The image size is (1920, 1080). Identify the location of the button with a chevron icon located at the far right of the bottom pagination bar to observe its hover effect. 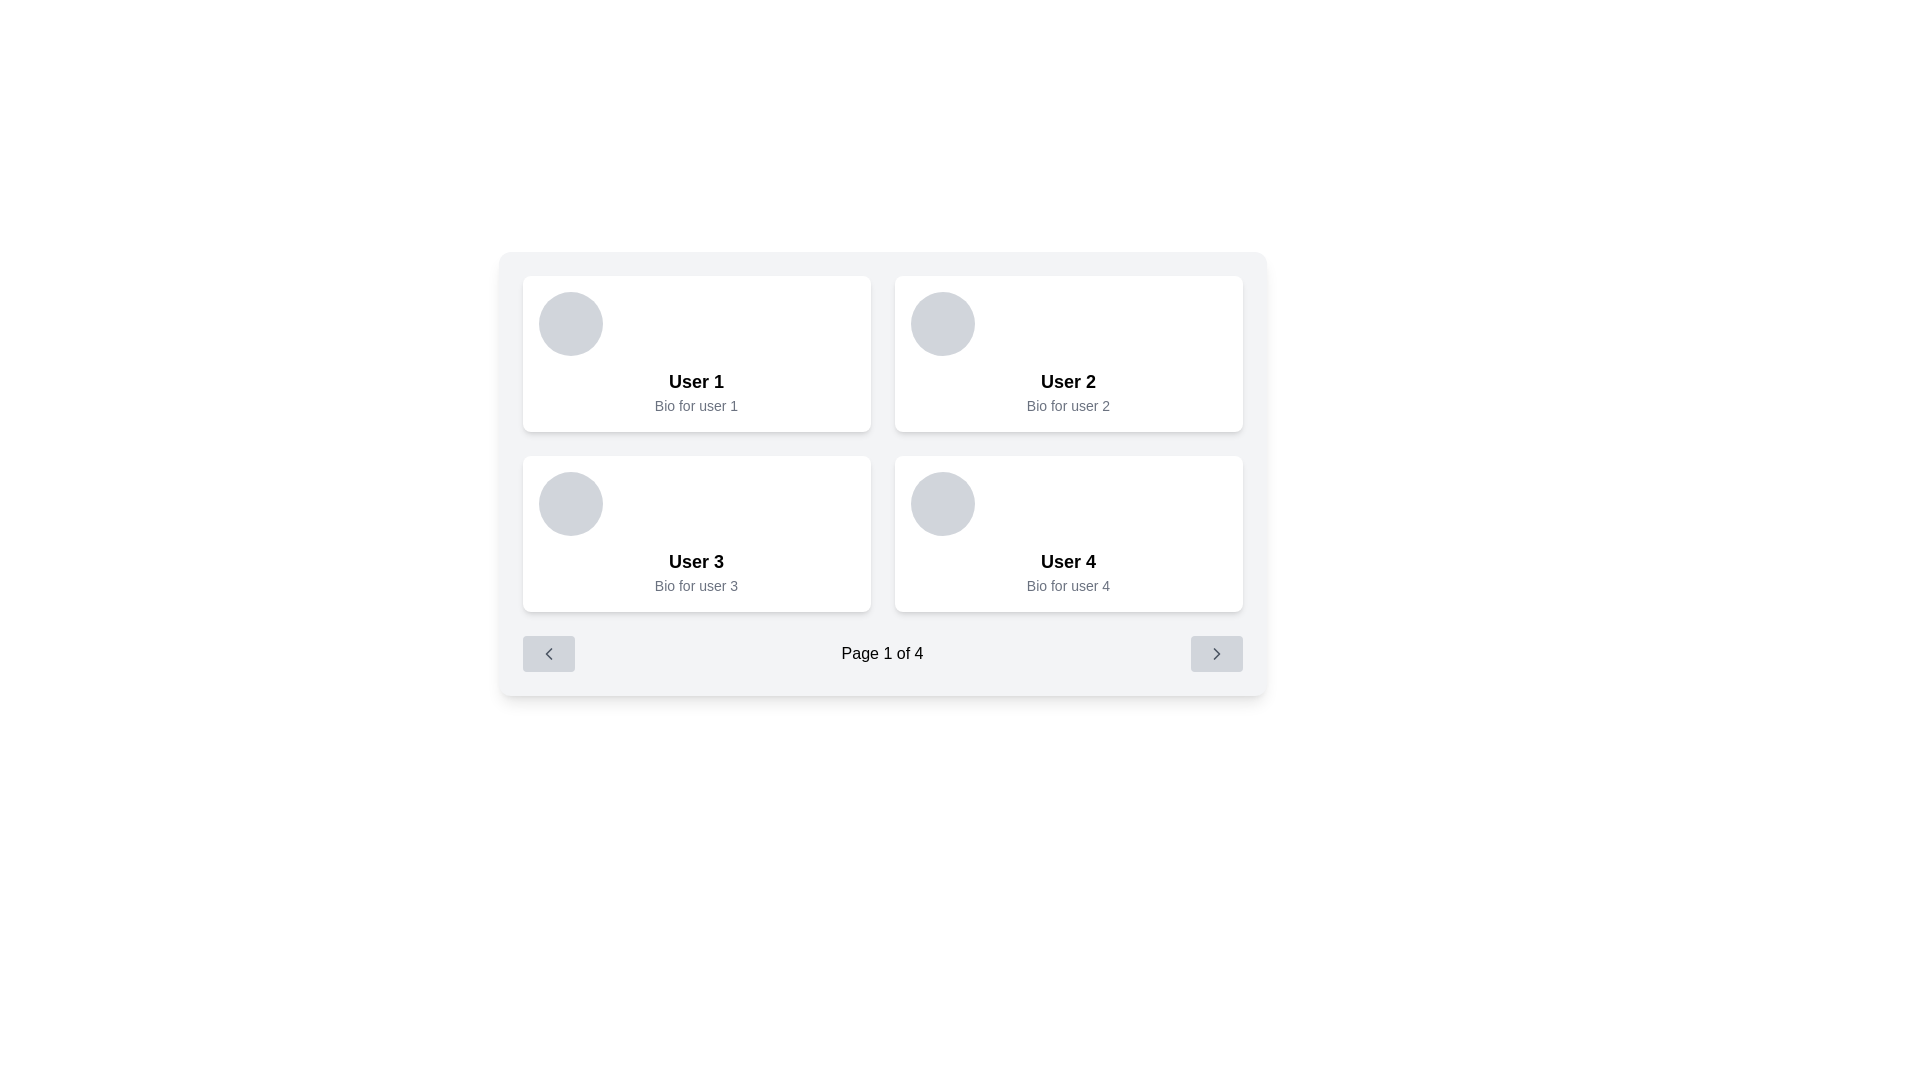
(1215, 654).